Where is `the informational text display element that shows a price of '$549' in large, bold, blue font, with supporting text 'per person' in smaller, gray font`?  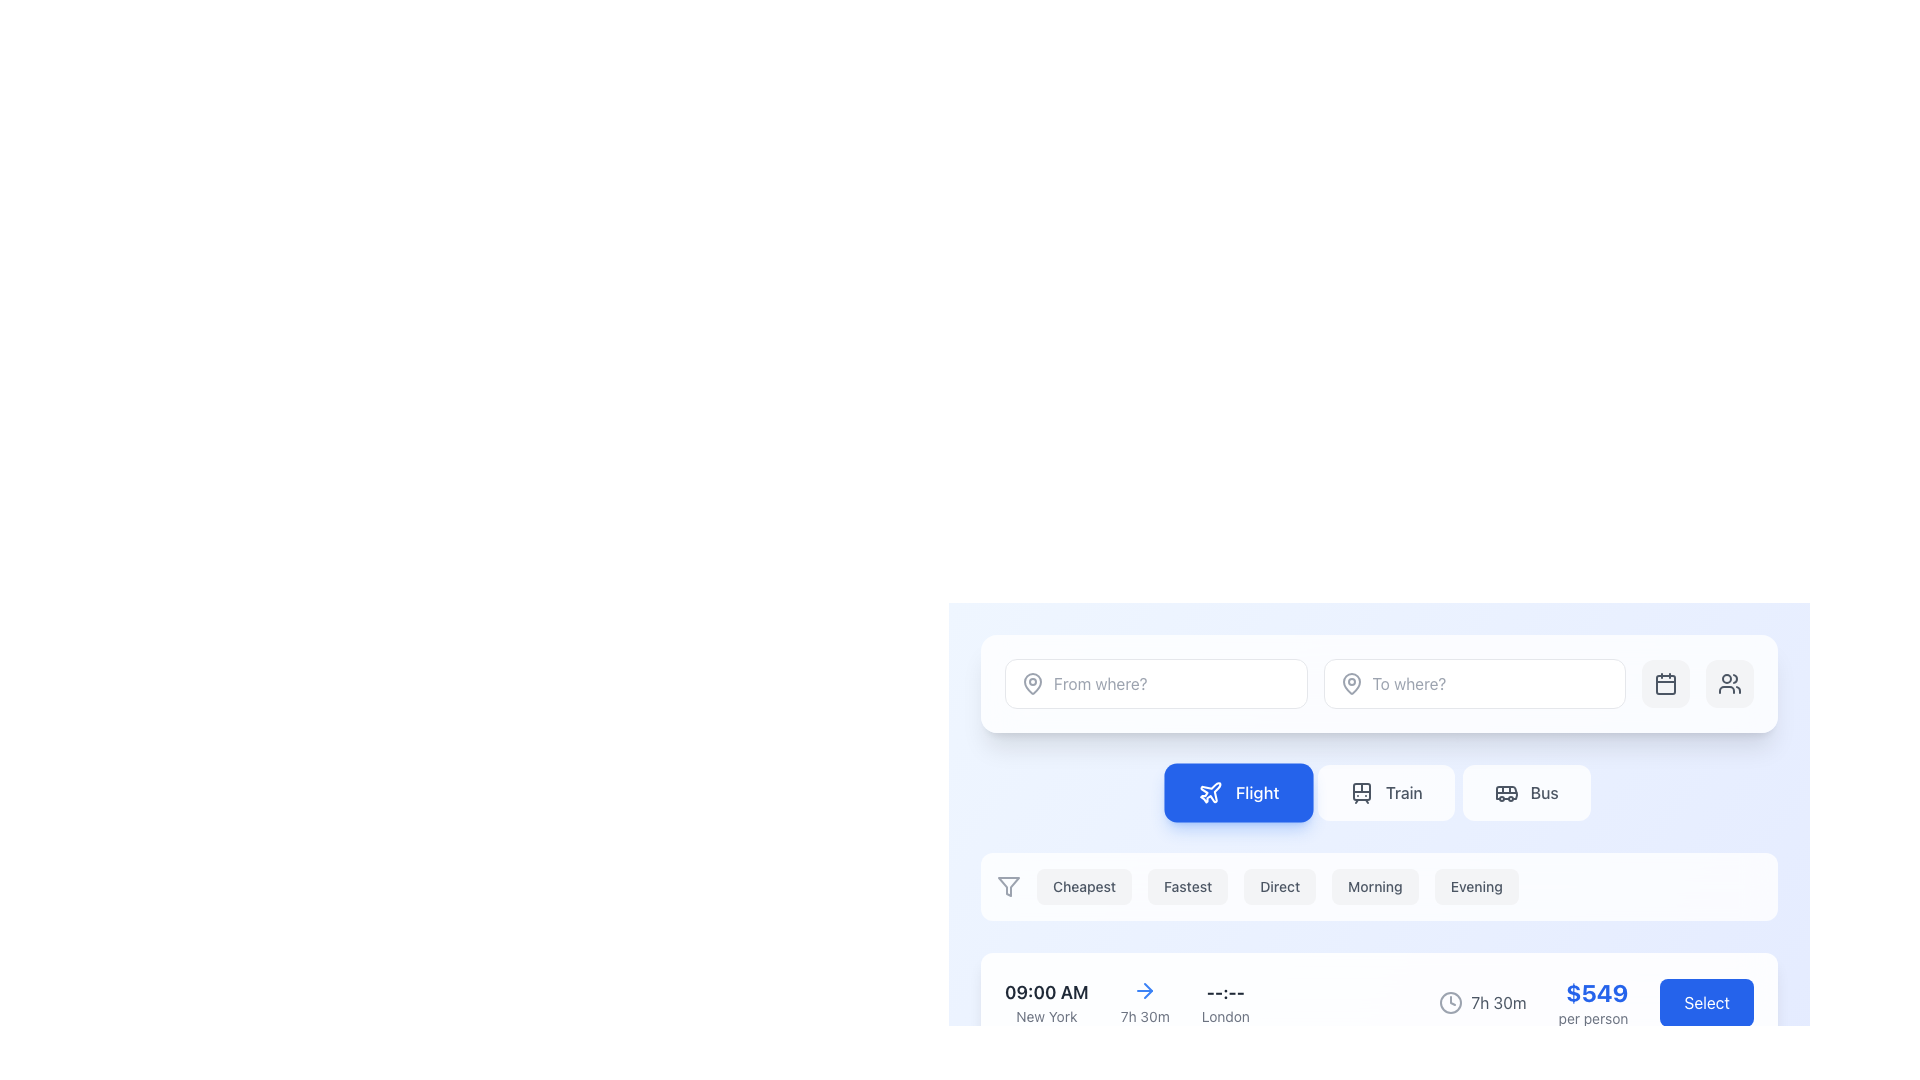
the informational text display element that shows a price of '$549' in large, bold, blue font, with supporting text 'per person' in smaller, gray font is located at coordinates (1592, 1002).